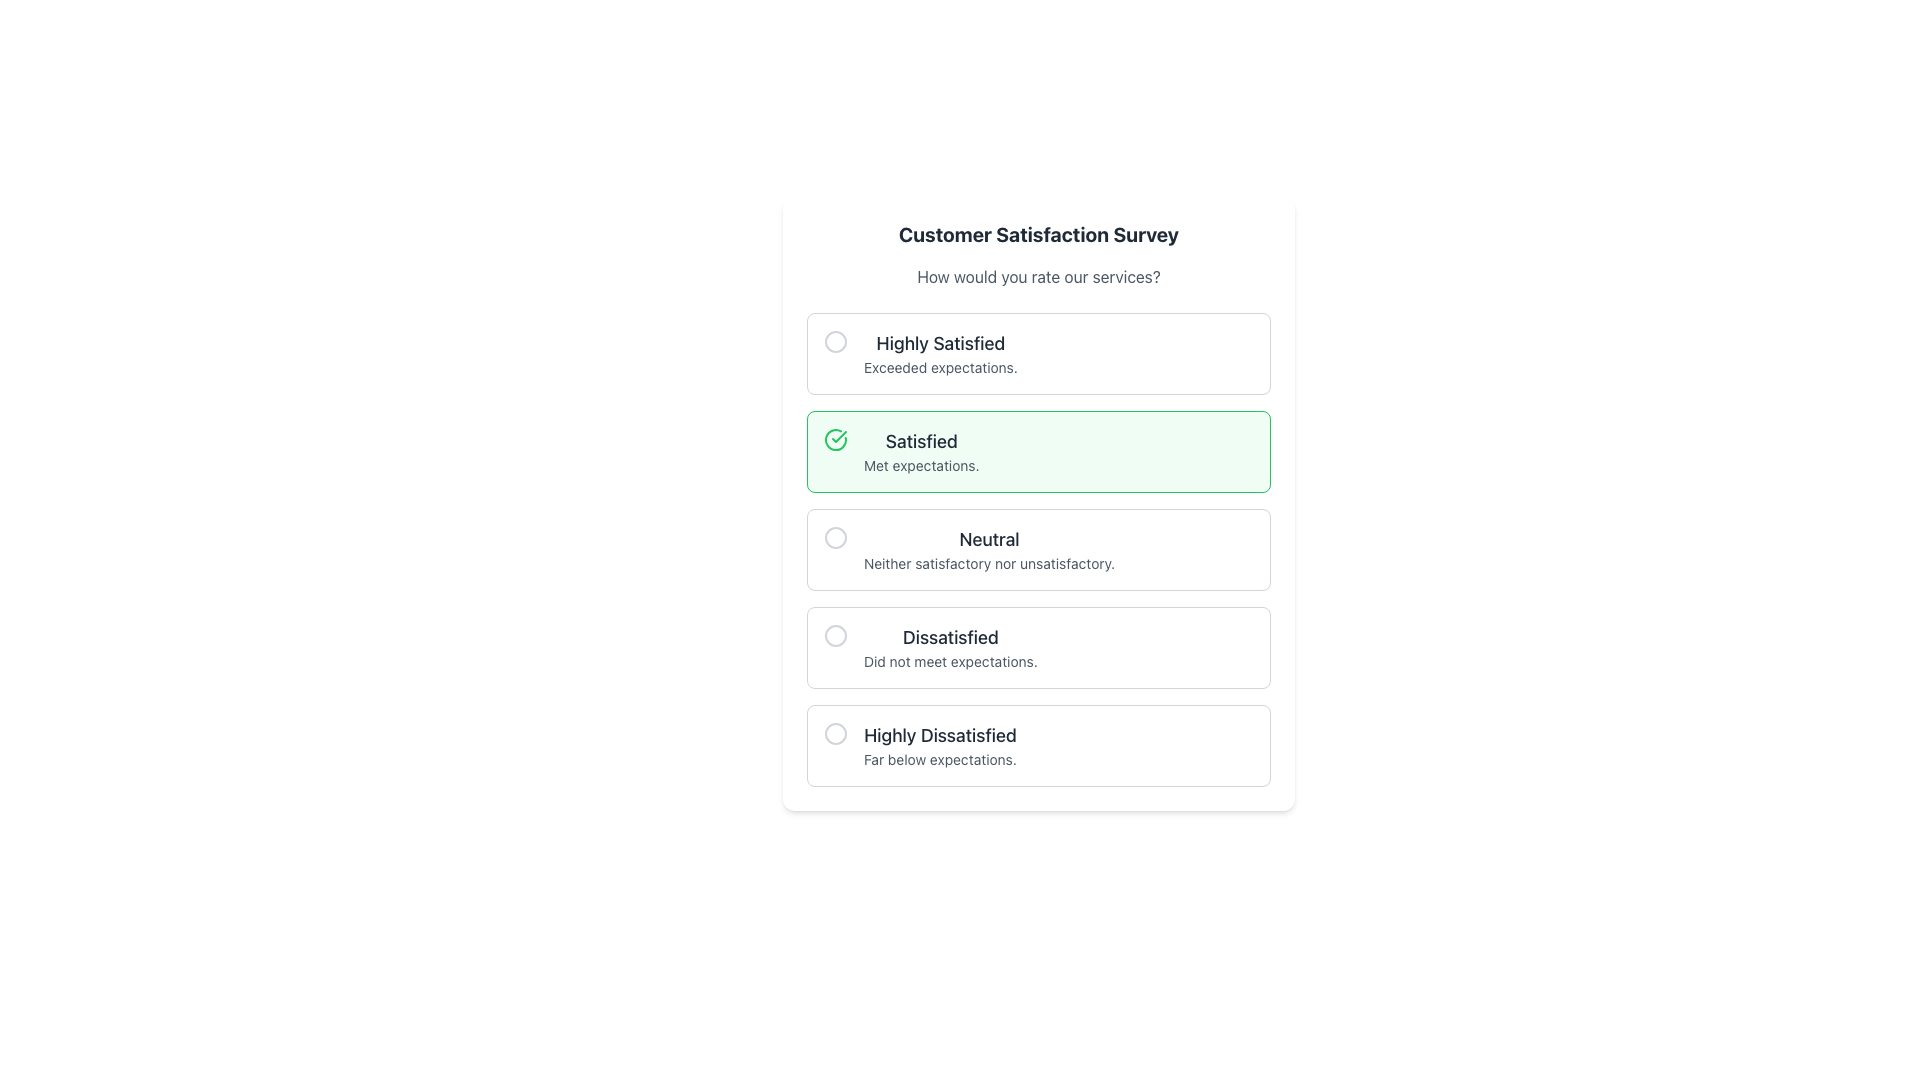  Describe the element at coordinates (1038, 277) in the screenshot. I see `the text block displaying the message 'How would you rate our services?' which is located in the survey form beneath the heading 'Customer Satisfaction Survey'` at that location.